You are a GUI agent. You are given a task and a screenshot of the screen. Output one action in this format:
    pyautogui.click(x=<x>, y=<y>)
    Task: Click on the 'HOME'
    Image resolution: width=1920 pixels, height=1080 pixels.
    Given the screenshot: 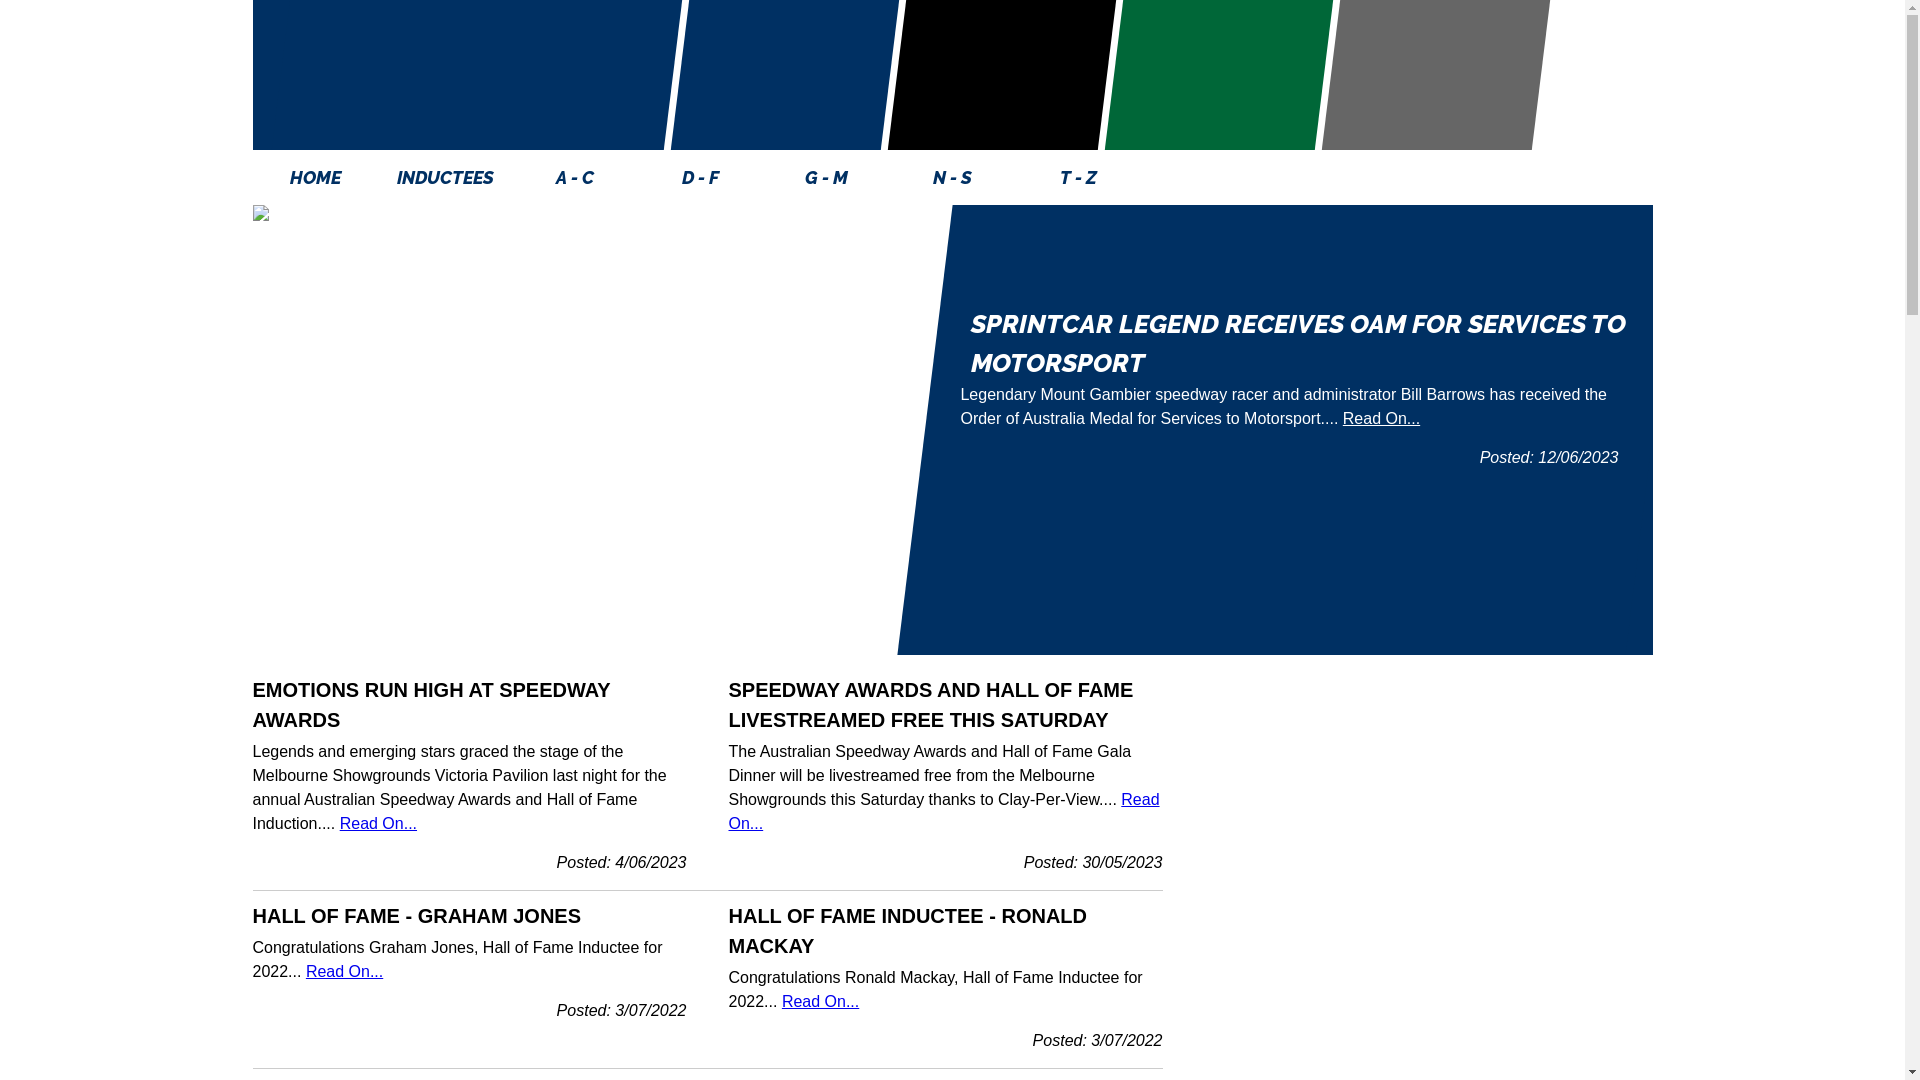 What is the action you would take?
    pyautogui.click(x=314, y=176)
    